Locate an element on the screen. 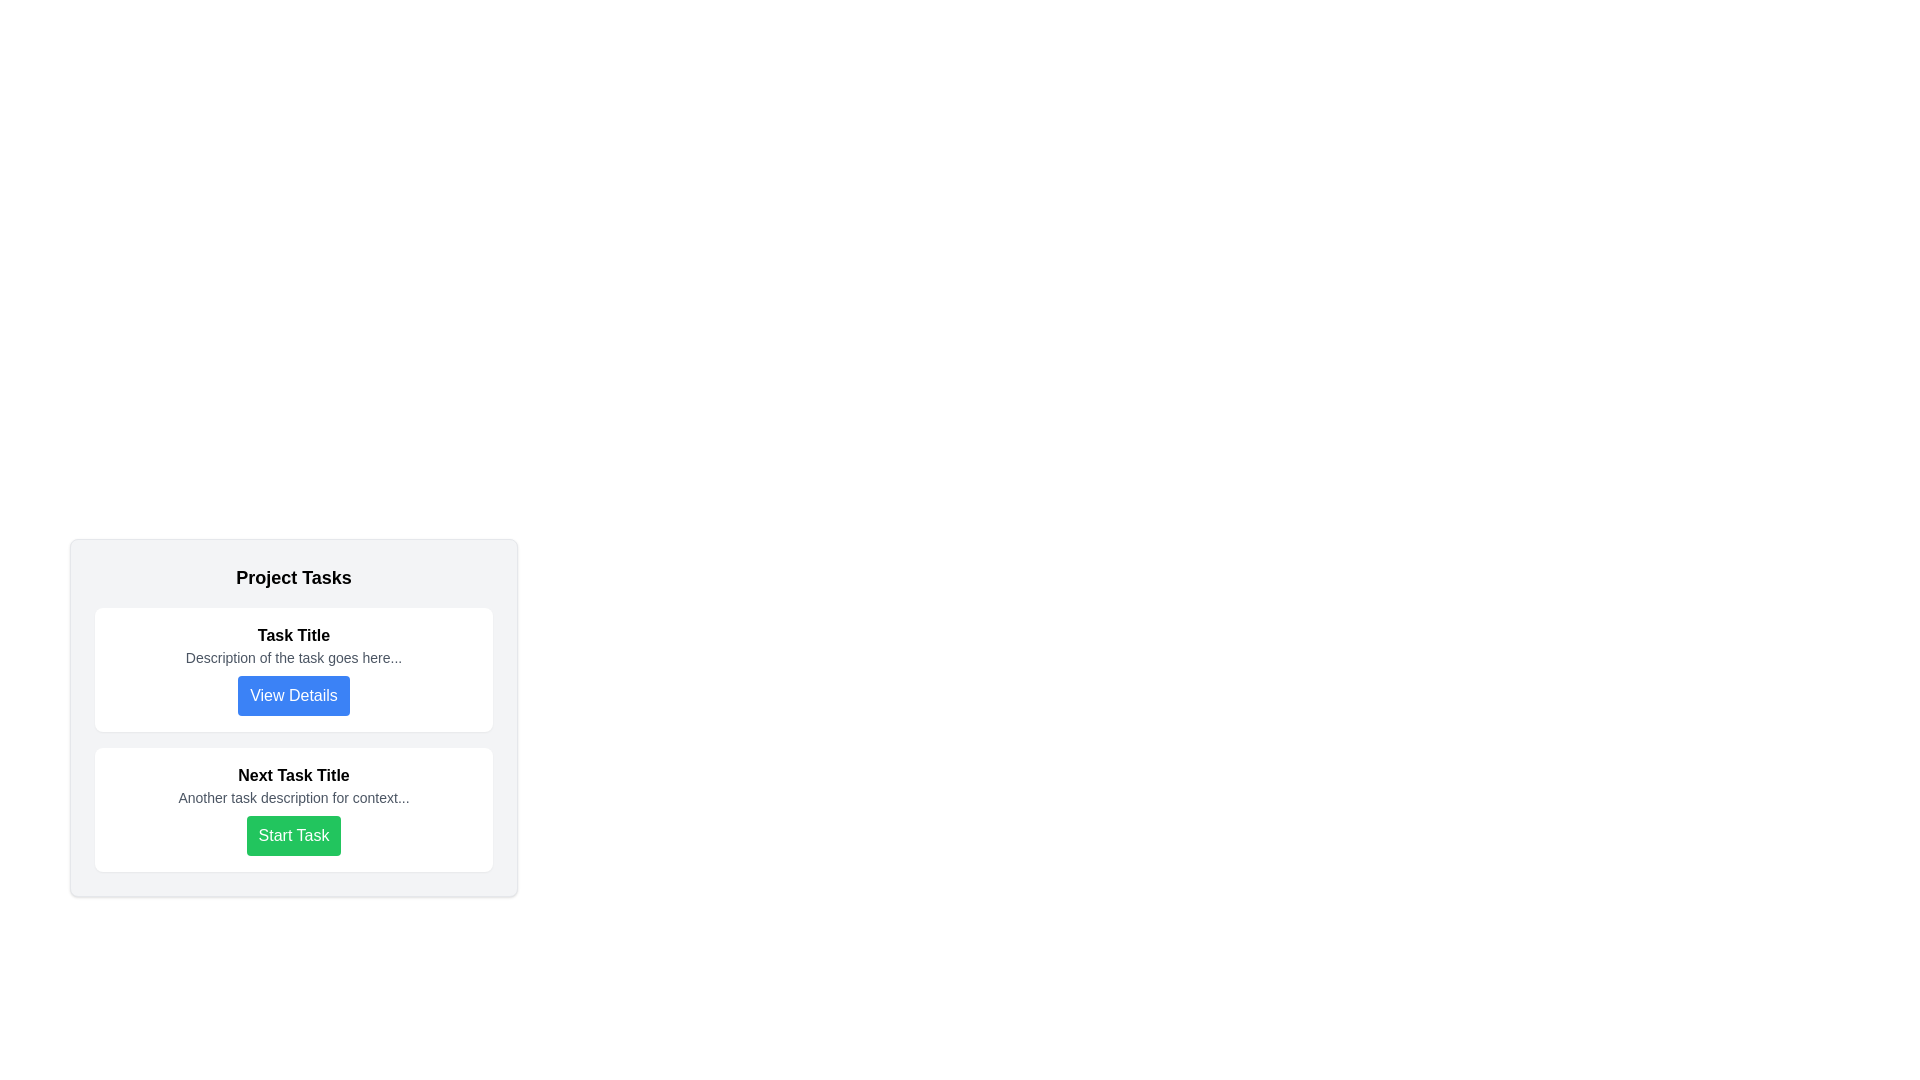 The height and width of the screenshot is (1080, 1920). descriptive text from the static text label located centrally within the card, which is positioned below the 'Next Task Title' header and above the 'Start Task' button is located at coordinates (292, 797).